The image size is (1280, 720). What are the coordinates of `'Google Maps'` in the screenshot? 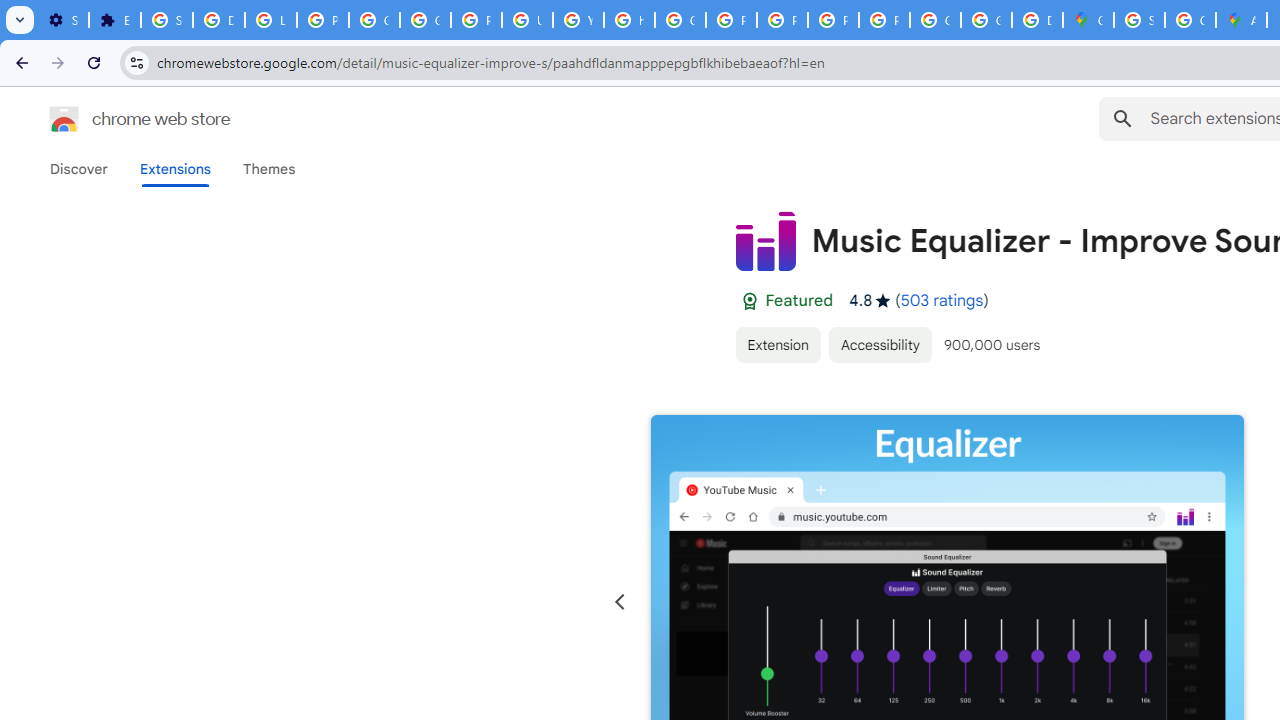 It's located at (1087, 20).